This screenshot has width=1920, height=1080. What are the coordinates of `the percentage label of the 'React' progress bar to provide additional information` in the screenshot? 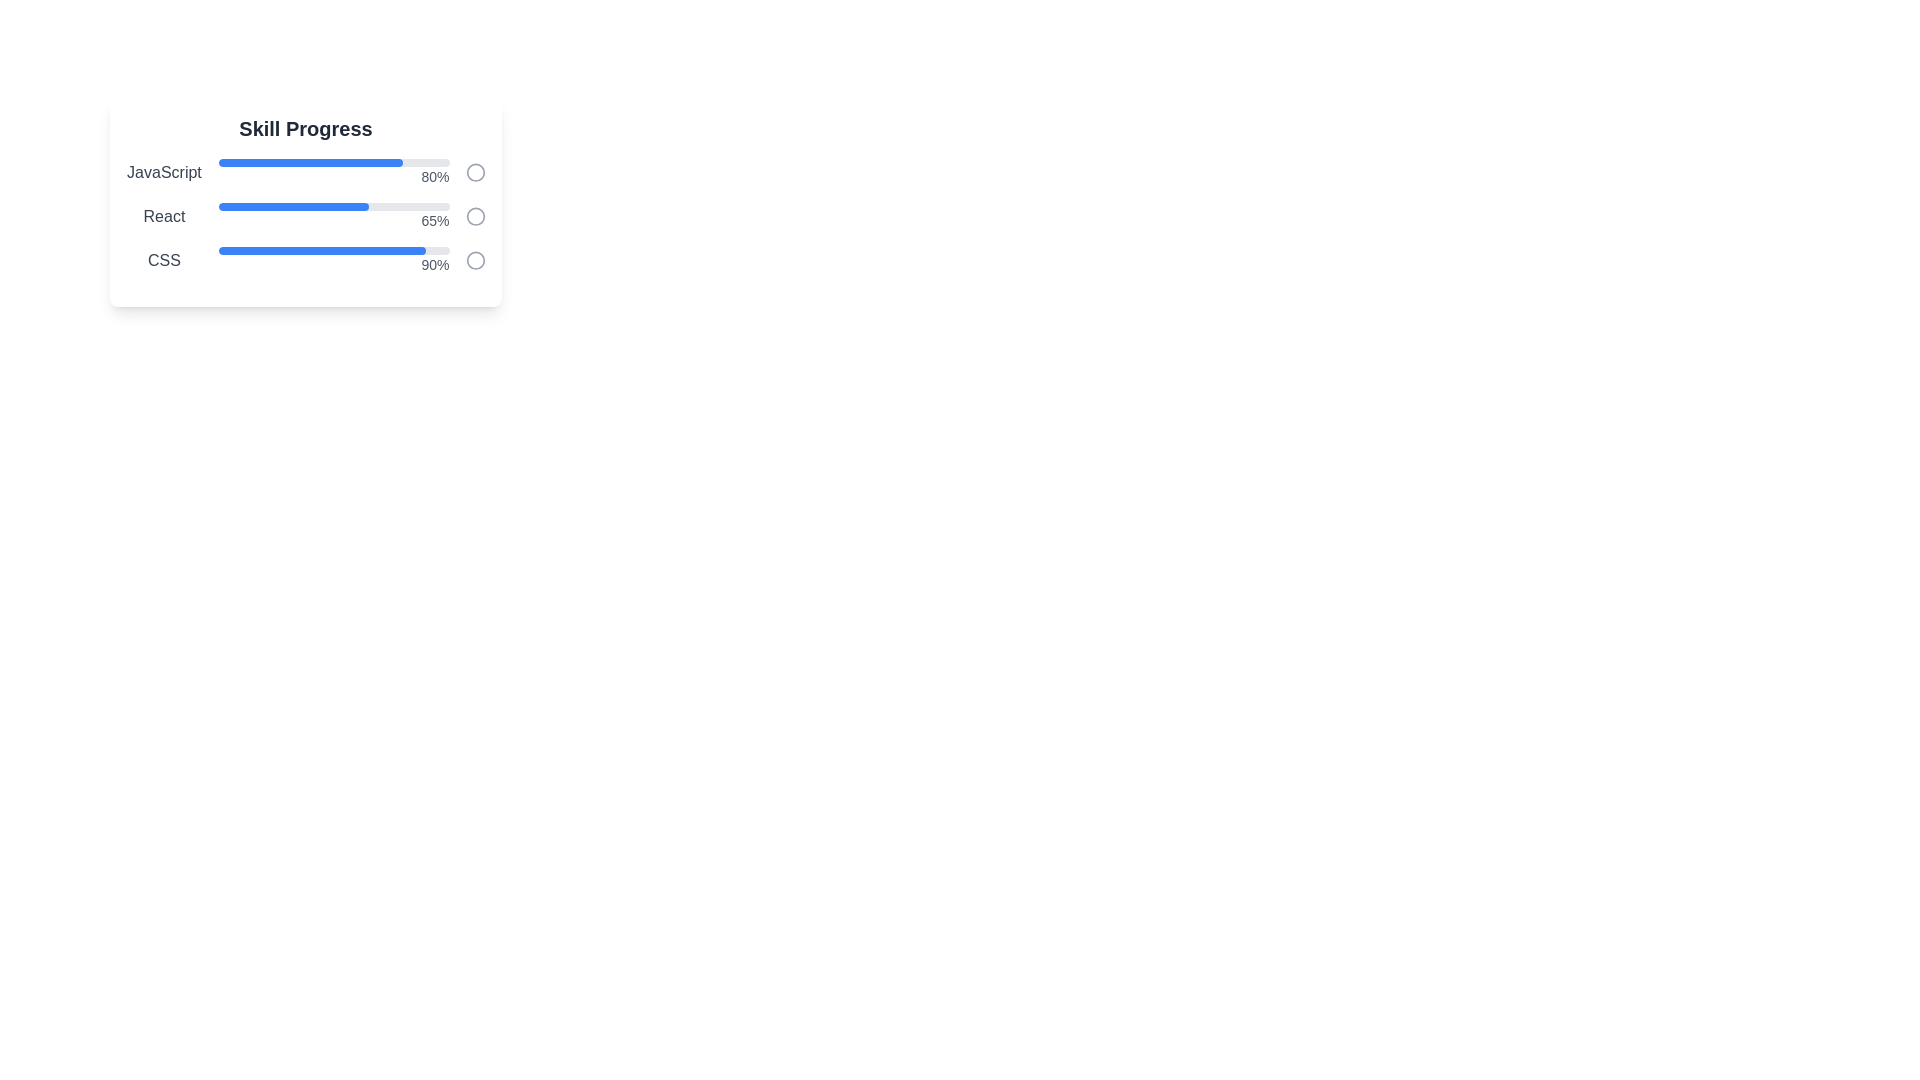 It's located at (334, 216).